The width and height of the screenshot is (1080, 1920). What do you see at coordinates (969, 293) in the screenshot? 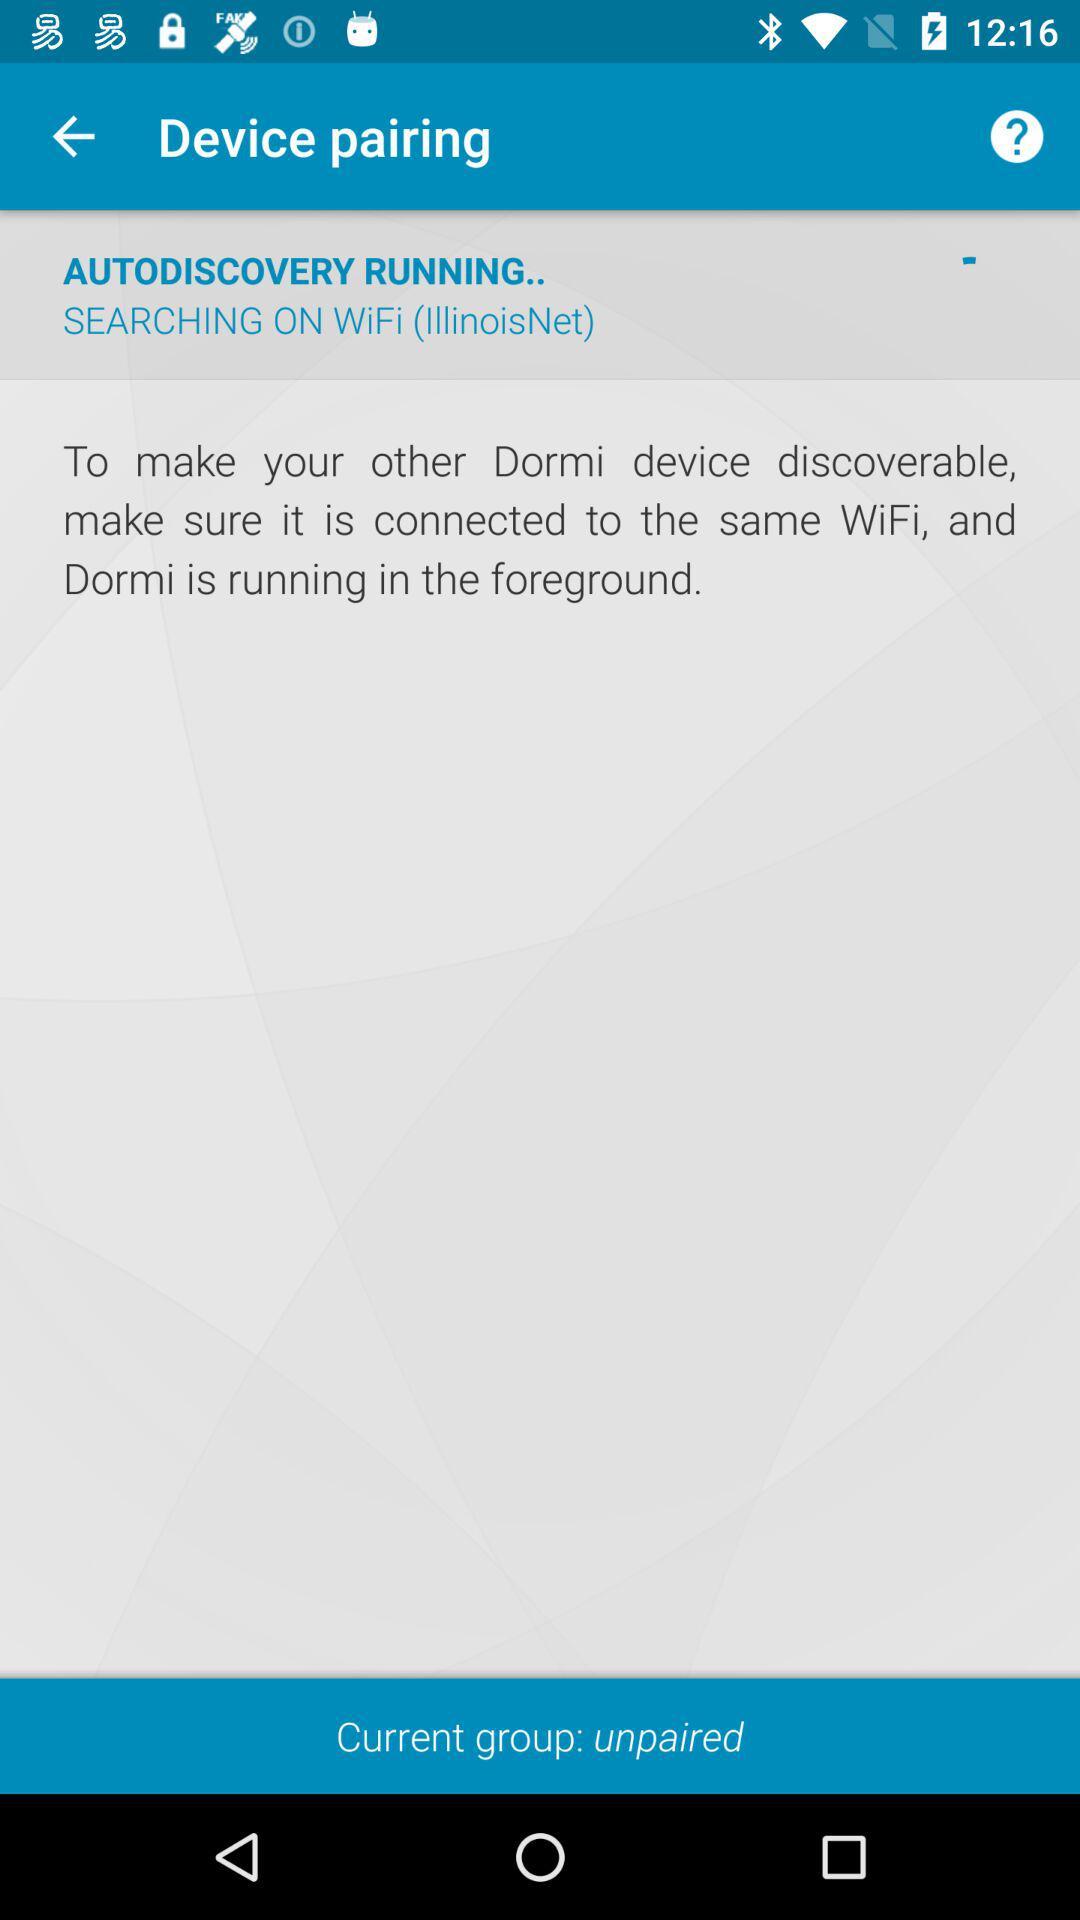
I see `the item to the right of the searching on wifi icon` at bounding box center [969, 293].